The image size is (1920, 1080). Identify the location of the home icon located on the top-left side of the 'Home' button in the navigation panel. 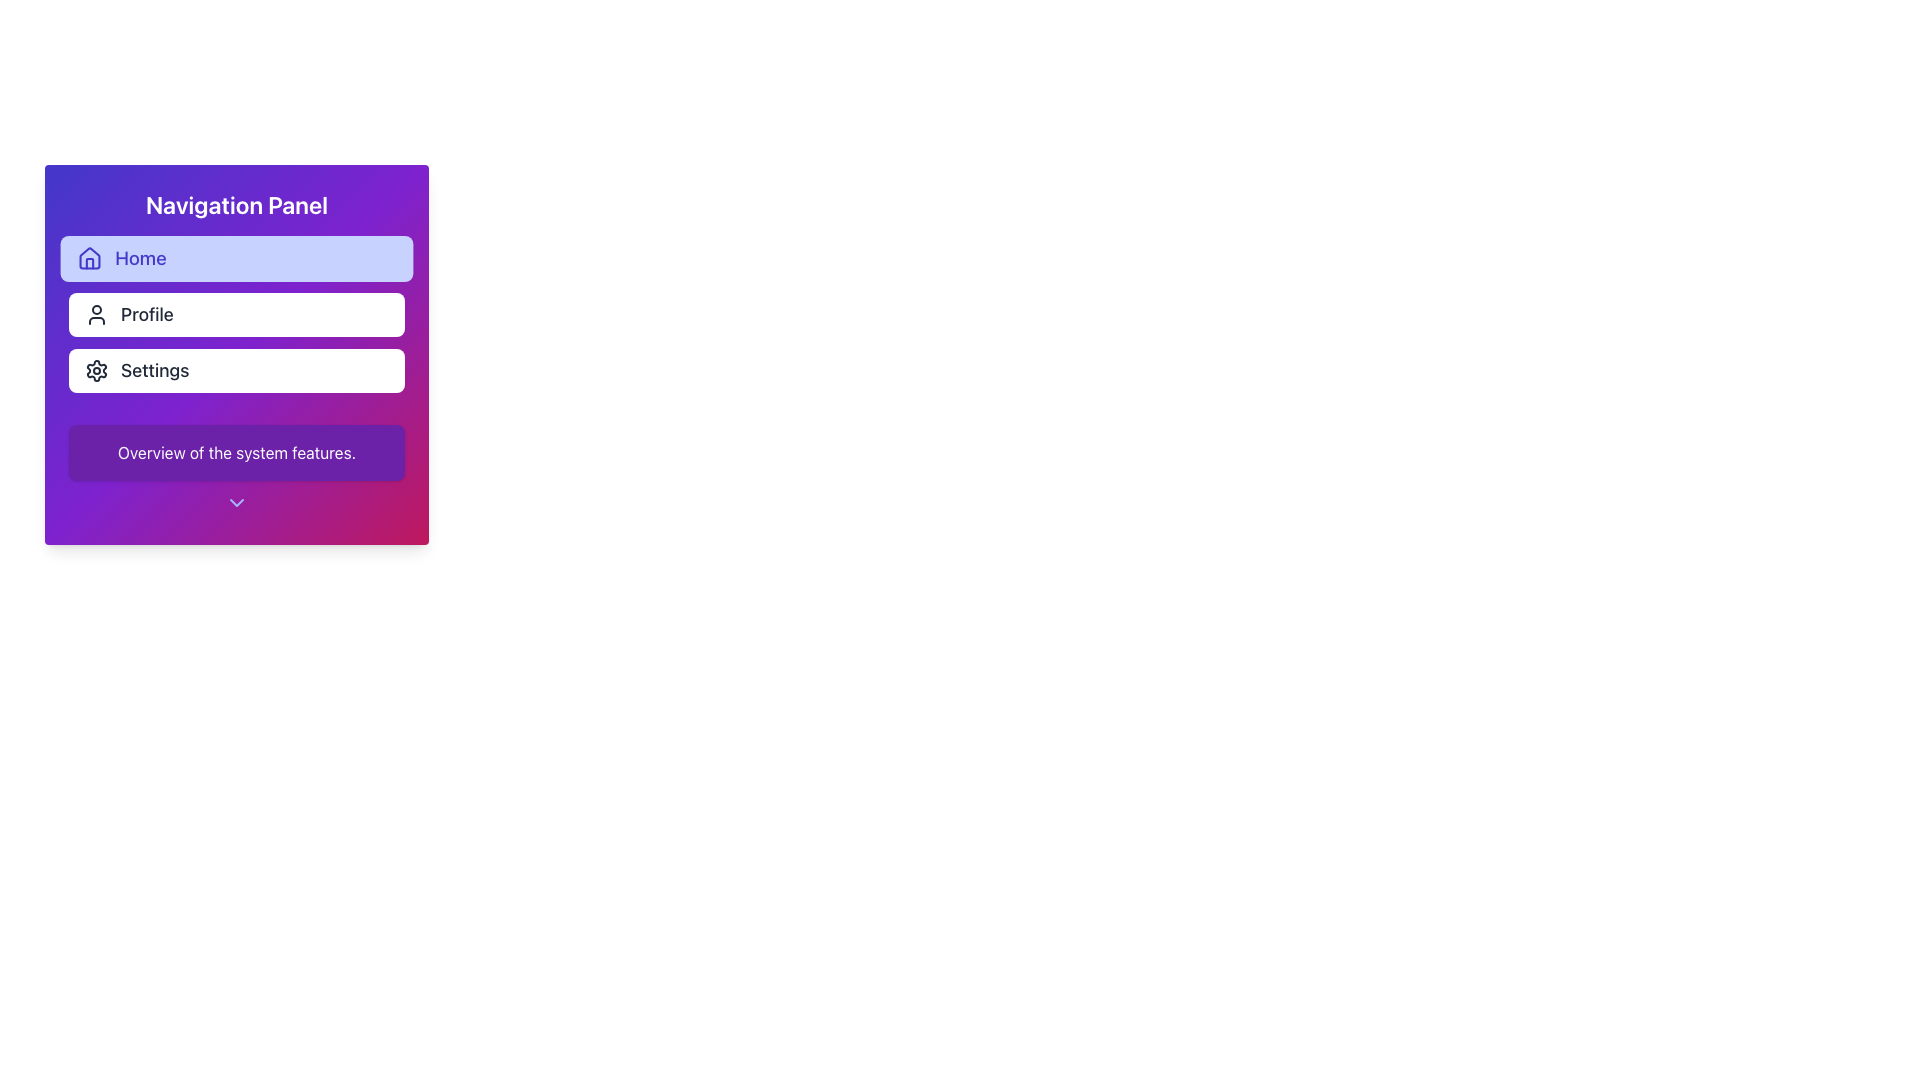
(89, 257).